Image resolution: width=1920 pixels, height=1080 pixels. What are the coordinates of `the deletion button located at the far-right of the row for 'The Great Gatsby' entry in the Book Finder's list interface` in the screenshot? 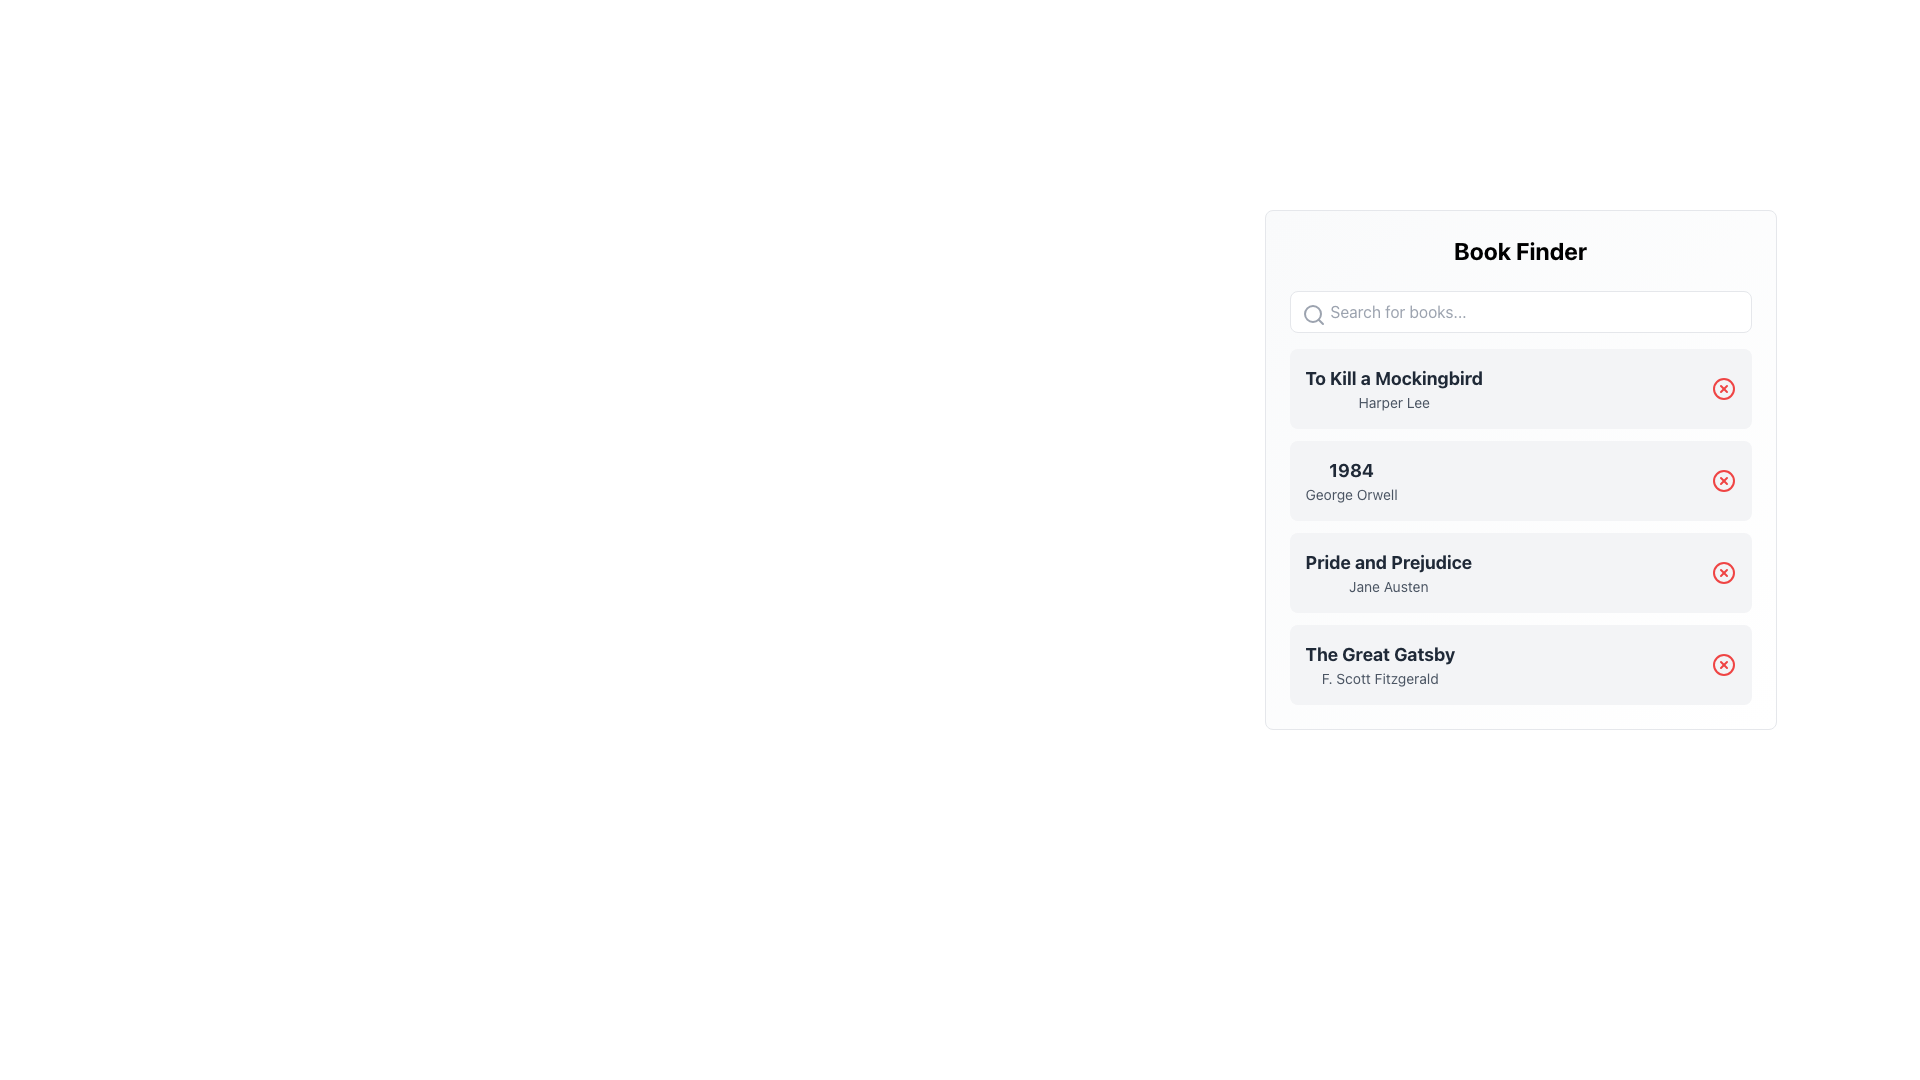 It's located at (1722, 664).